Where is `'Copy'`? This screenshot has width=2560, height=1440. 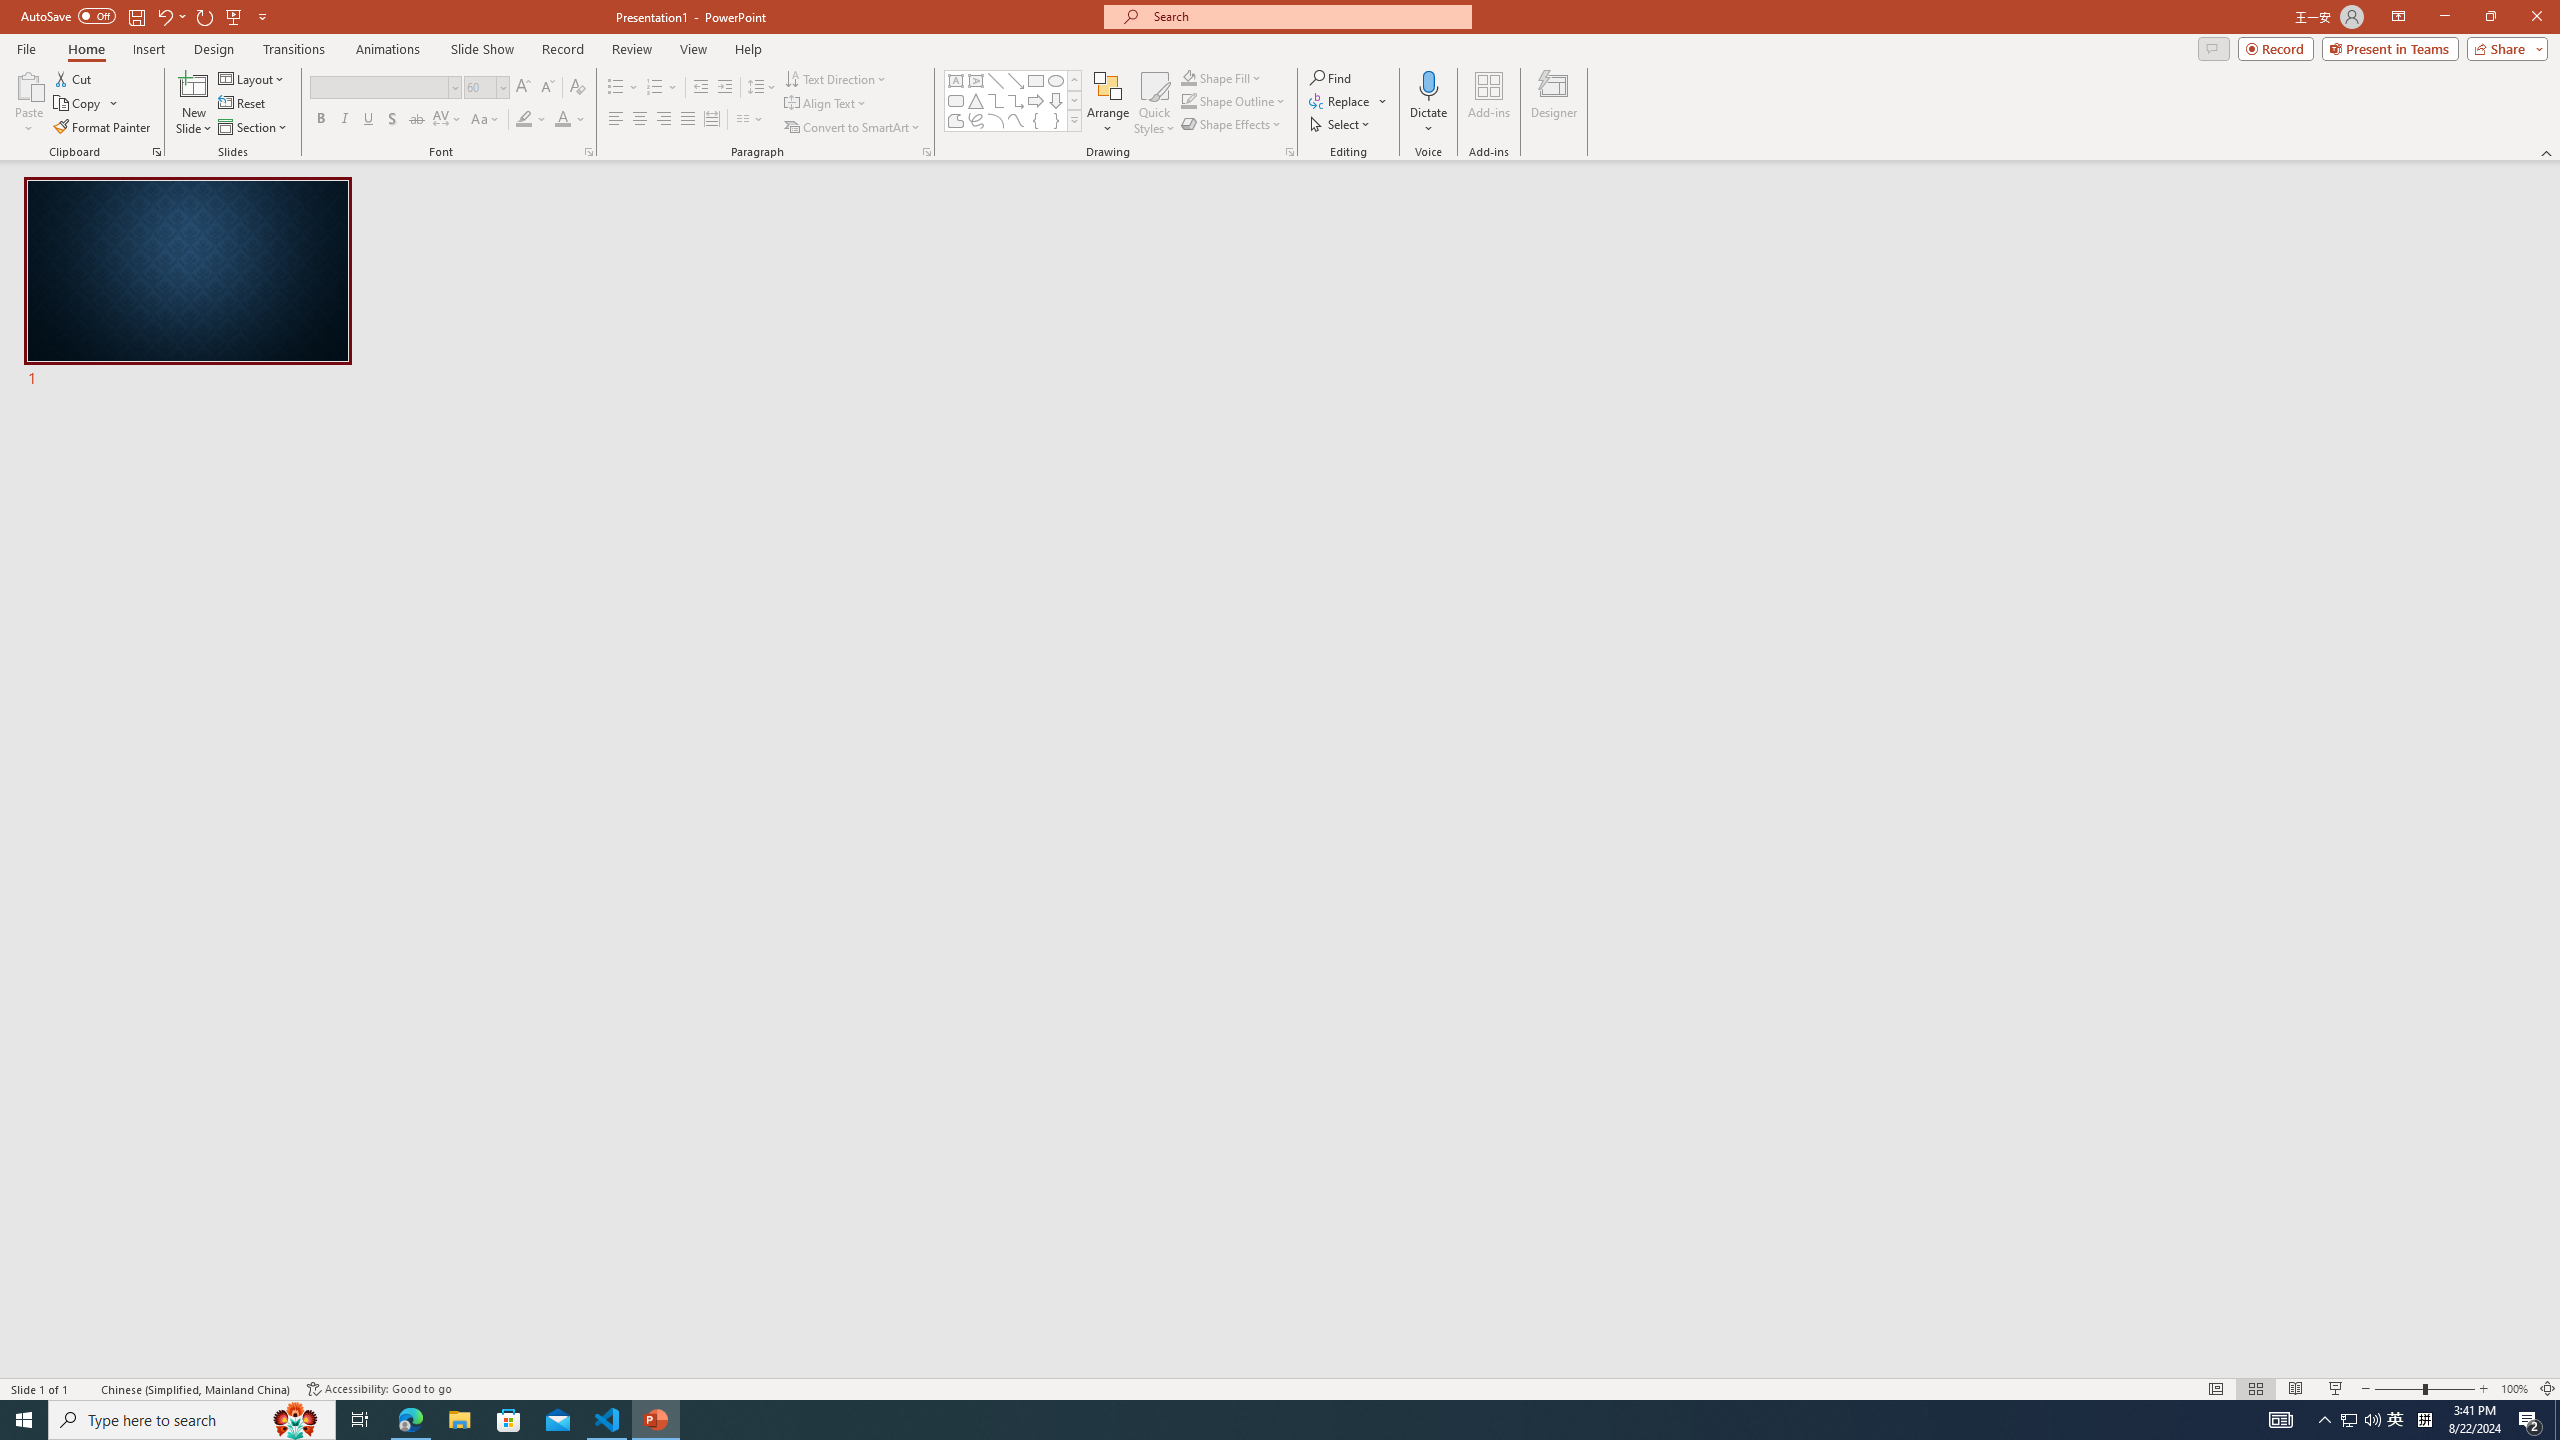 'Copy' is located at coordinates (86, 103).